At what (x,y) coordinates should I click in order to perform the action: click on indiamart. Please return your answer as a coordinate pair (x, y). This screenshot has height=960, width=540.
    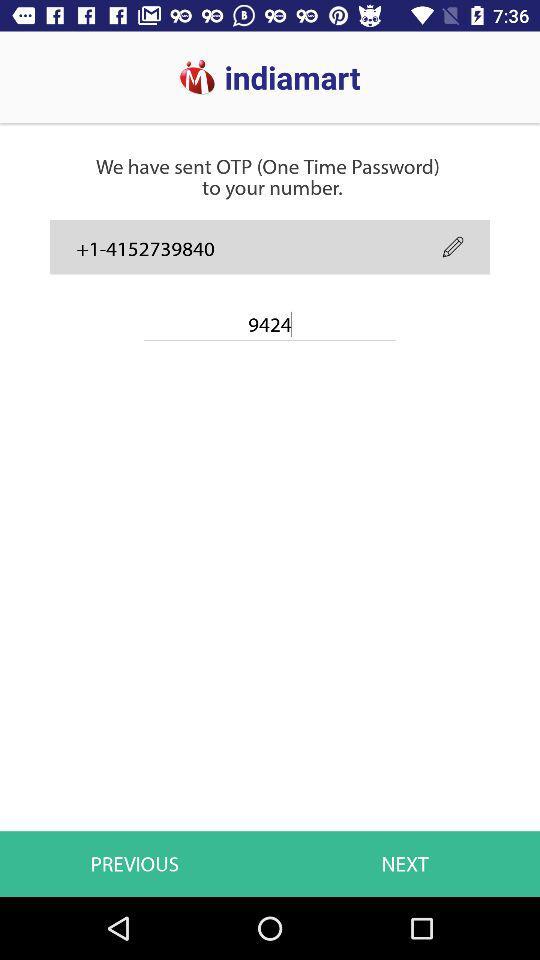
    Looking at the image, I should click on (181, 68).